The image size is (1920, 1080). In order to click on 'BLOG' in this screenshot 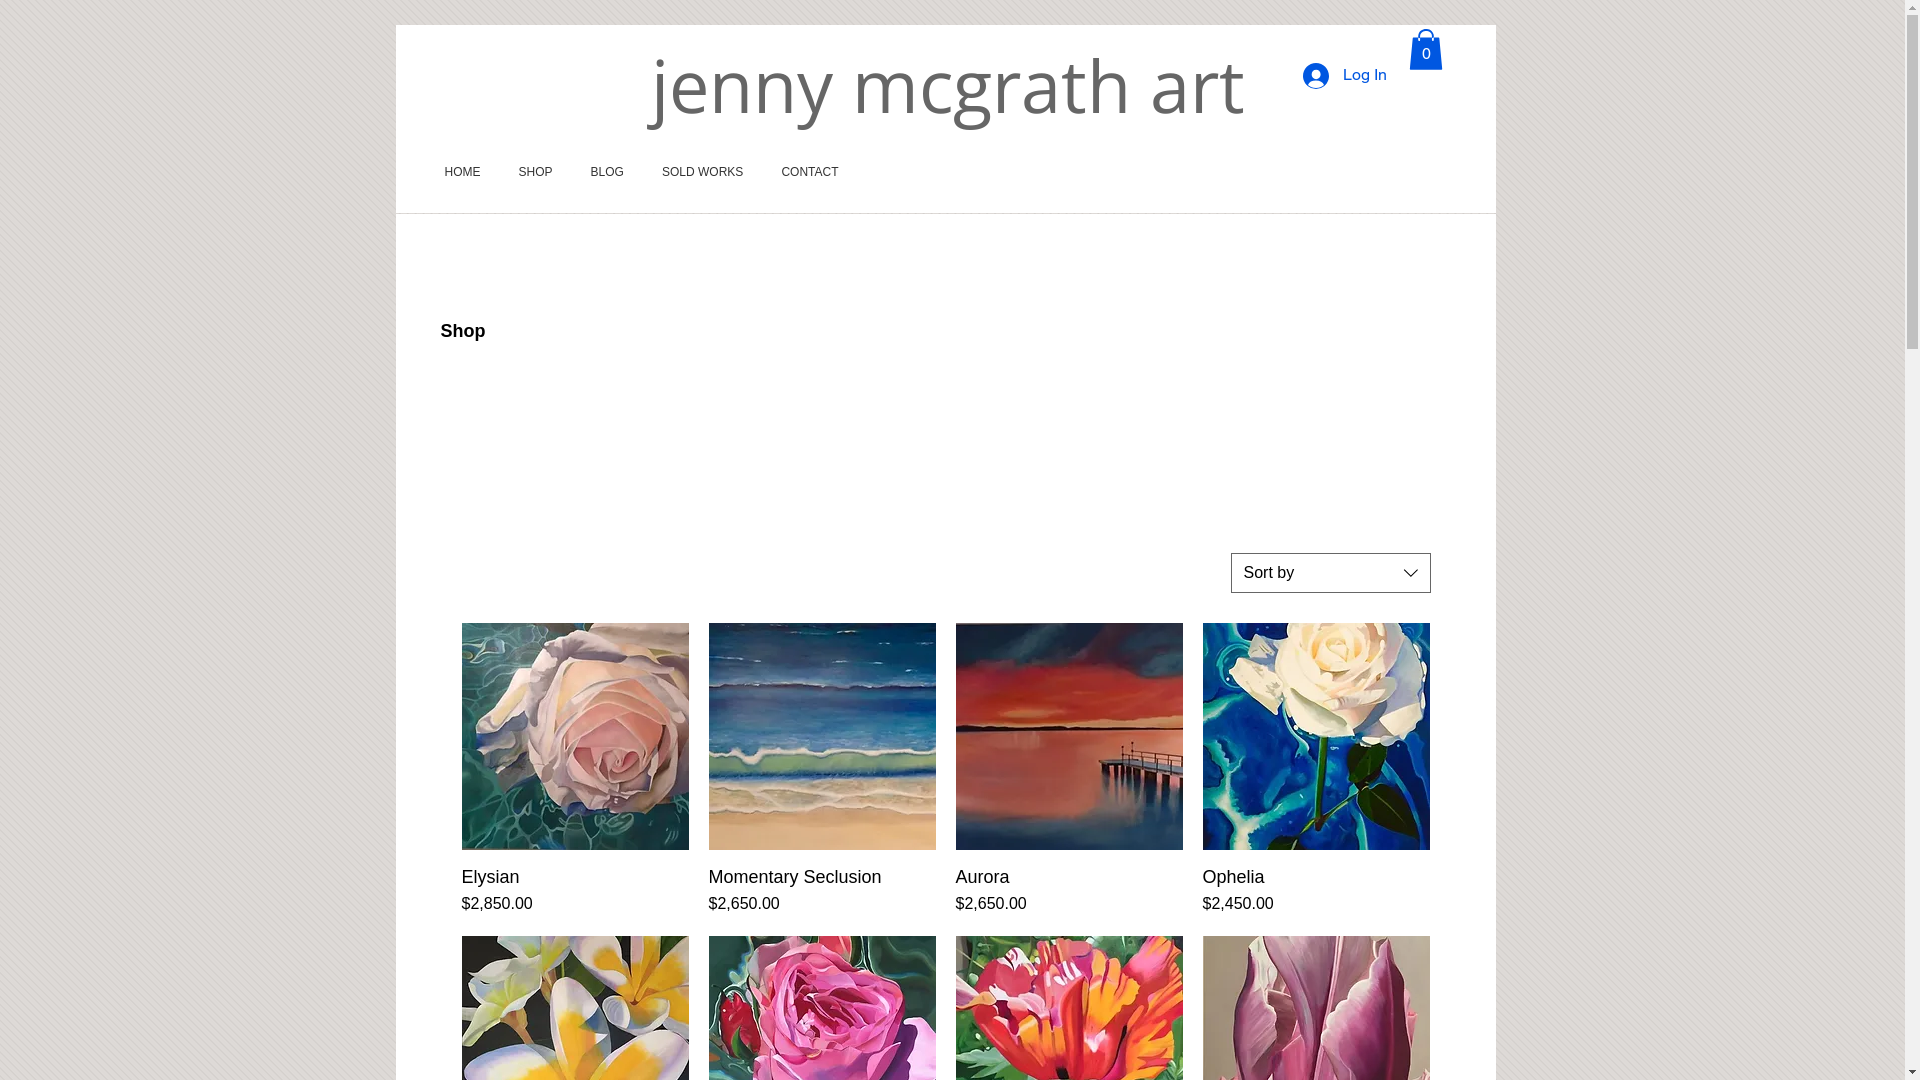, I will do `click(606, 171)`.